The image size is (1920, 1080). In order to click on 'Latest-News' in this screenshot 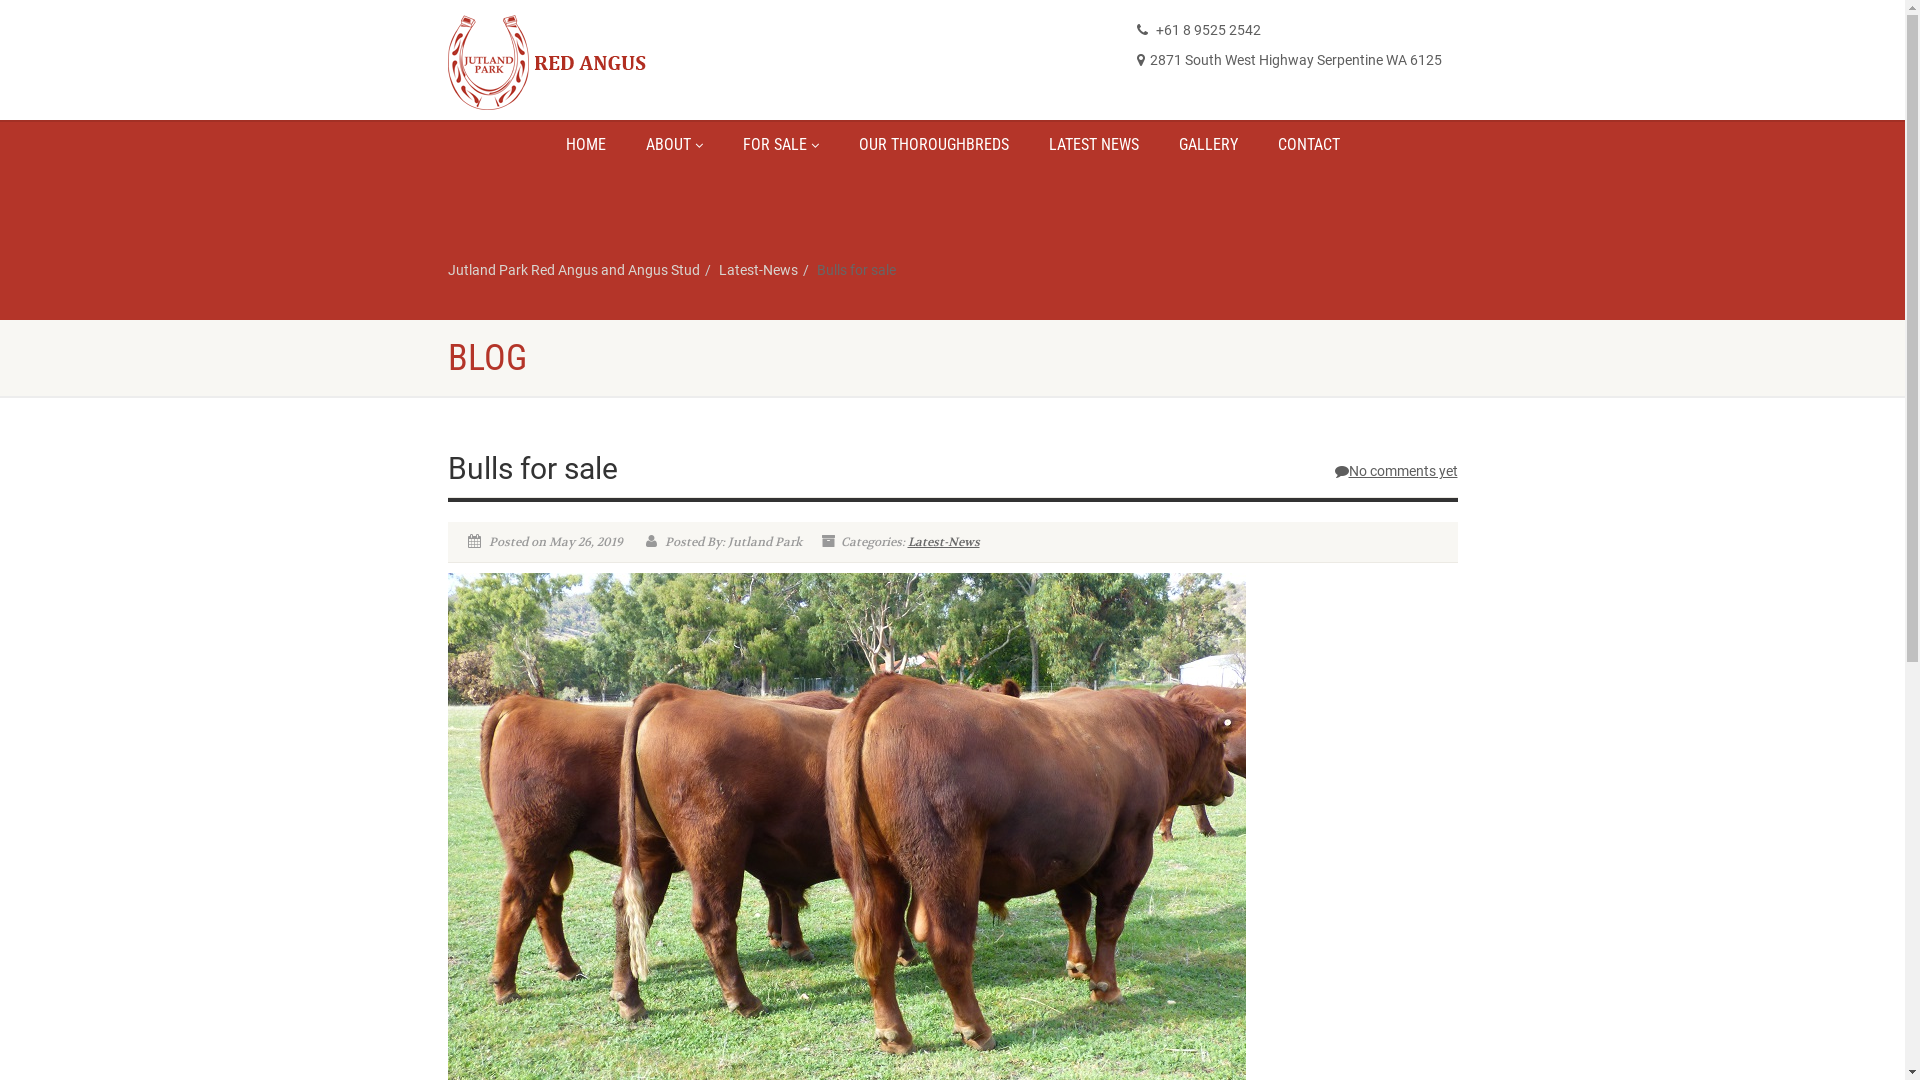, I will do `click(756, 270)`.